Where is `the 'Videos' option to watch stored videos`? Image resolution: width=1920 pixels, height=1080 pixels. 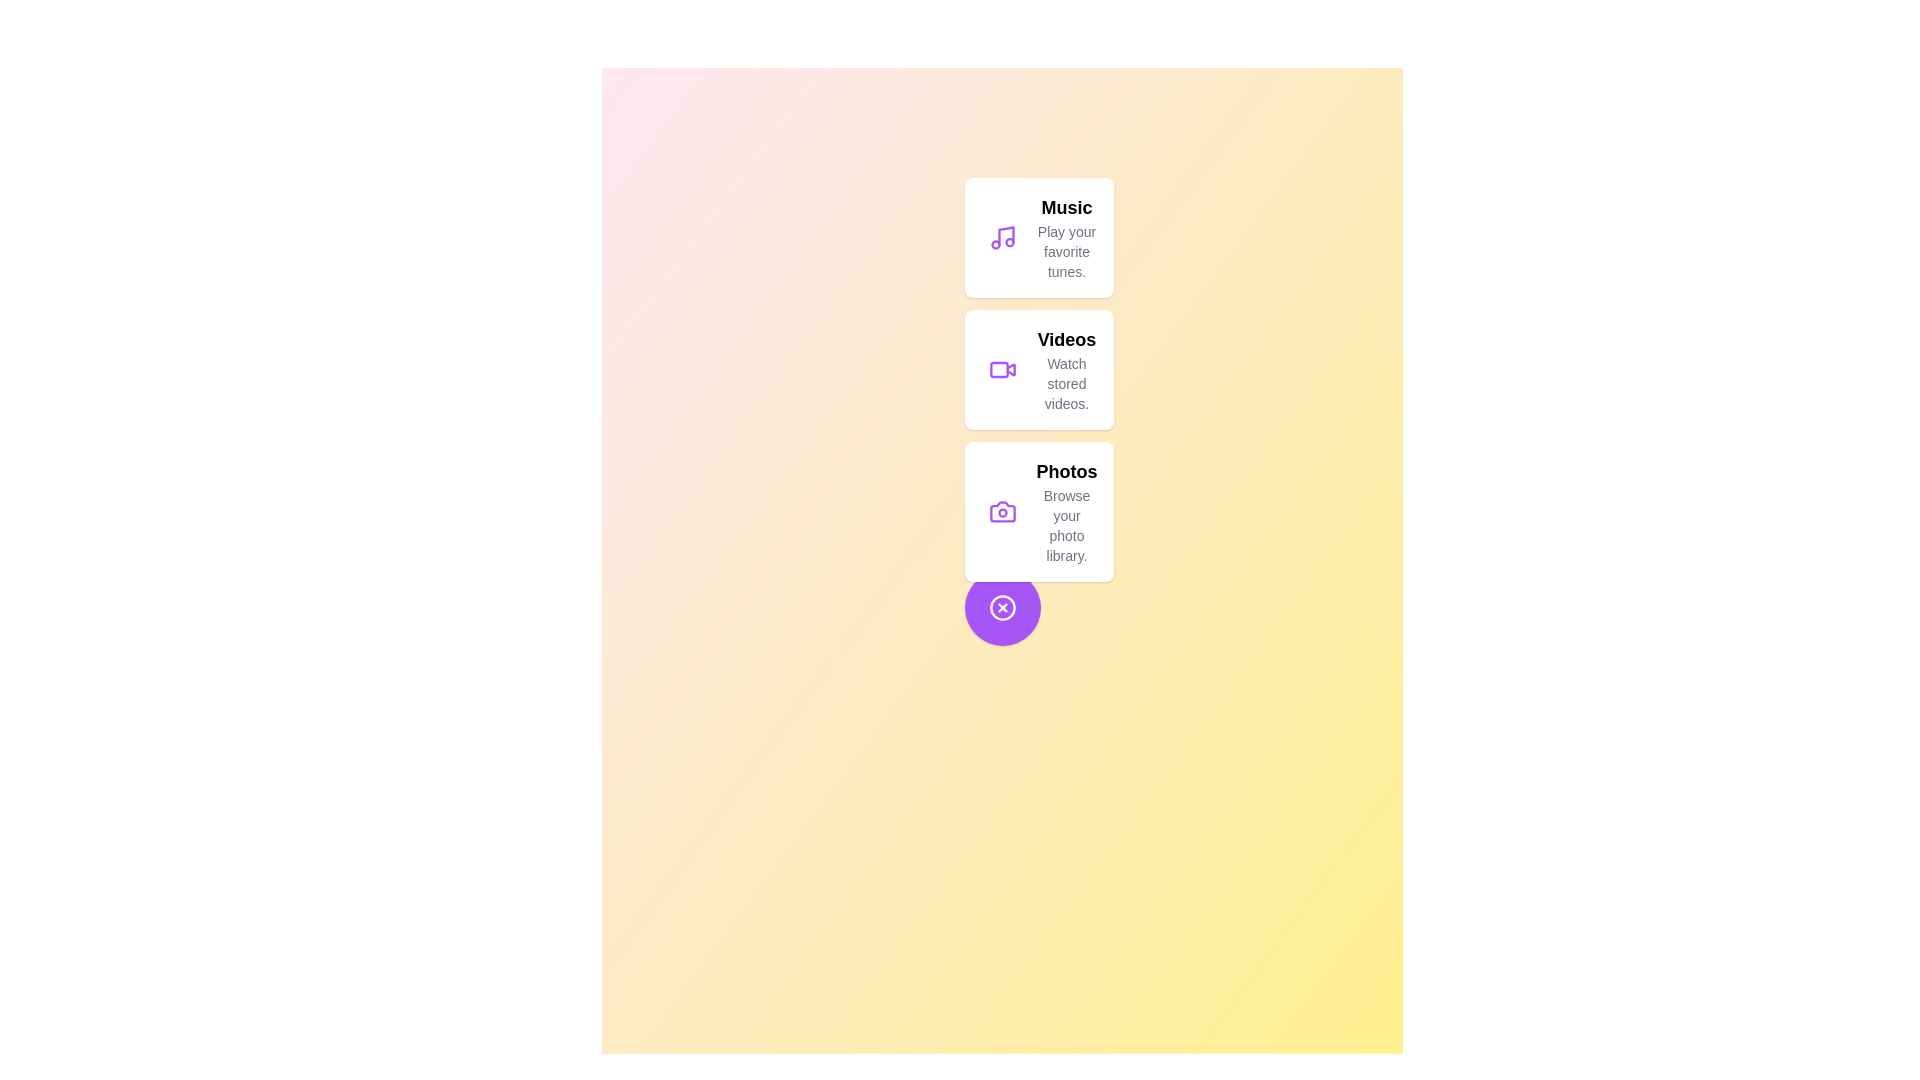 the 'Videos' option to watch stored videos is located at coordinates (1038, 370).